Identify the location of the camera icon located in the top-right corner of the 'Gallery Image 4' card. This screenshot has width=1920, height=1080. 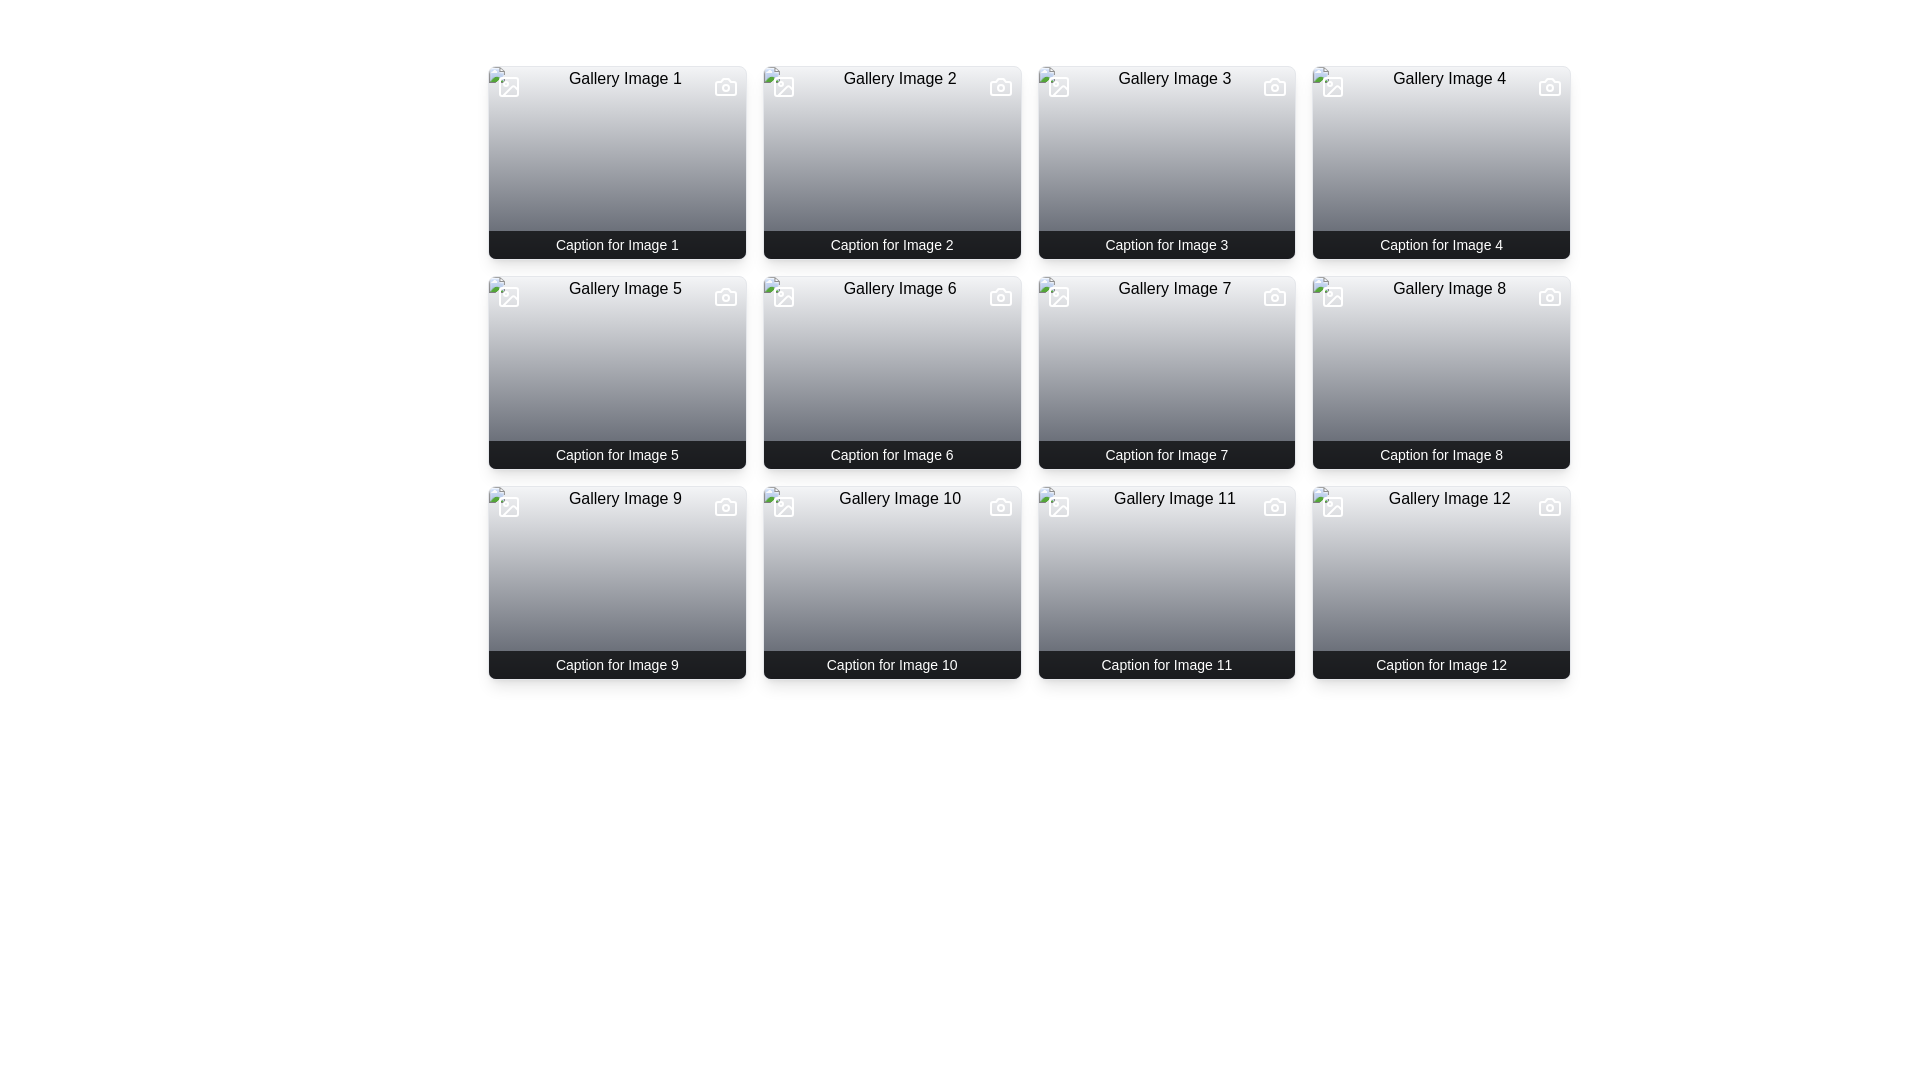
(1549, 86).